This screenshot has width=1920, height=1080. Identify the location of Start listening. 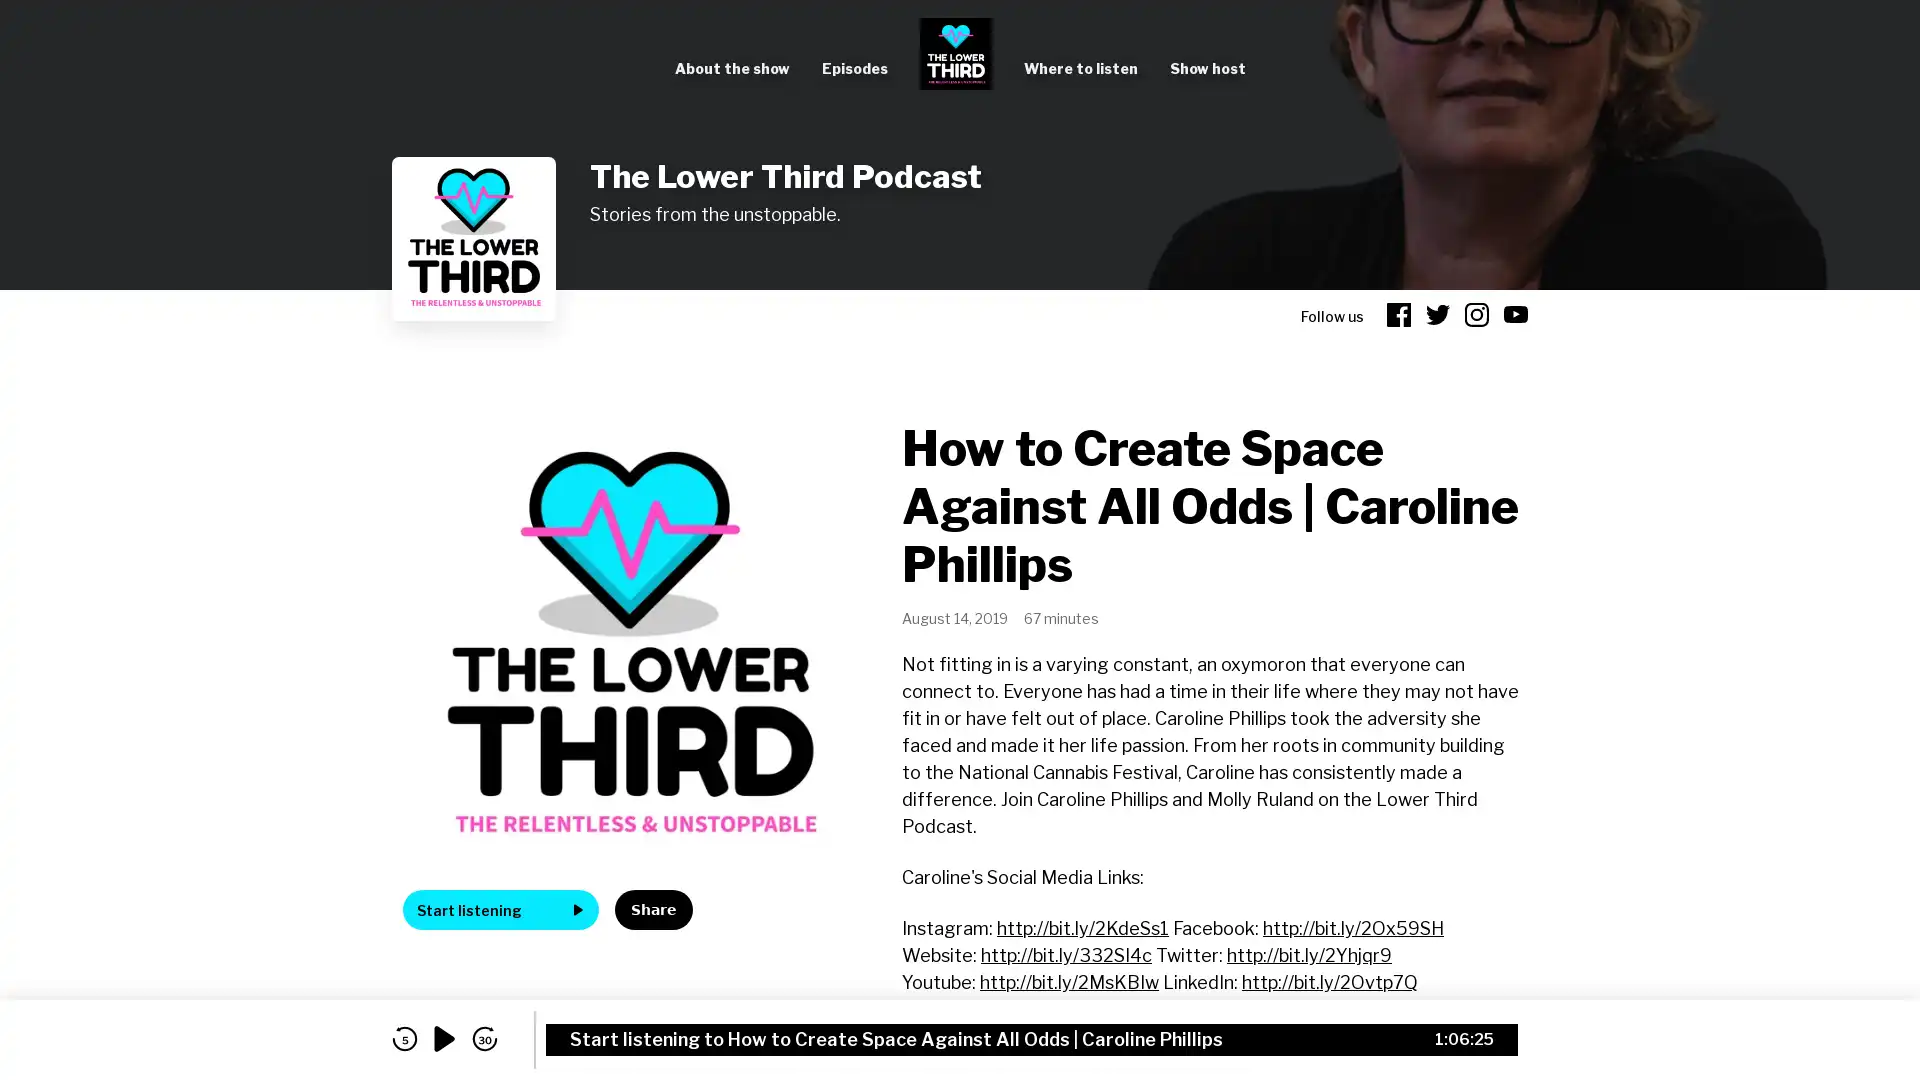
(500, 910).